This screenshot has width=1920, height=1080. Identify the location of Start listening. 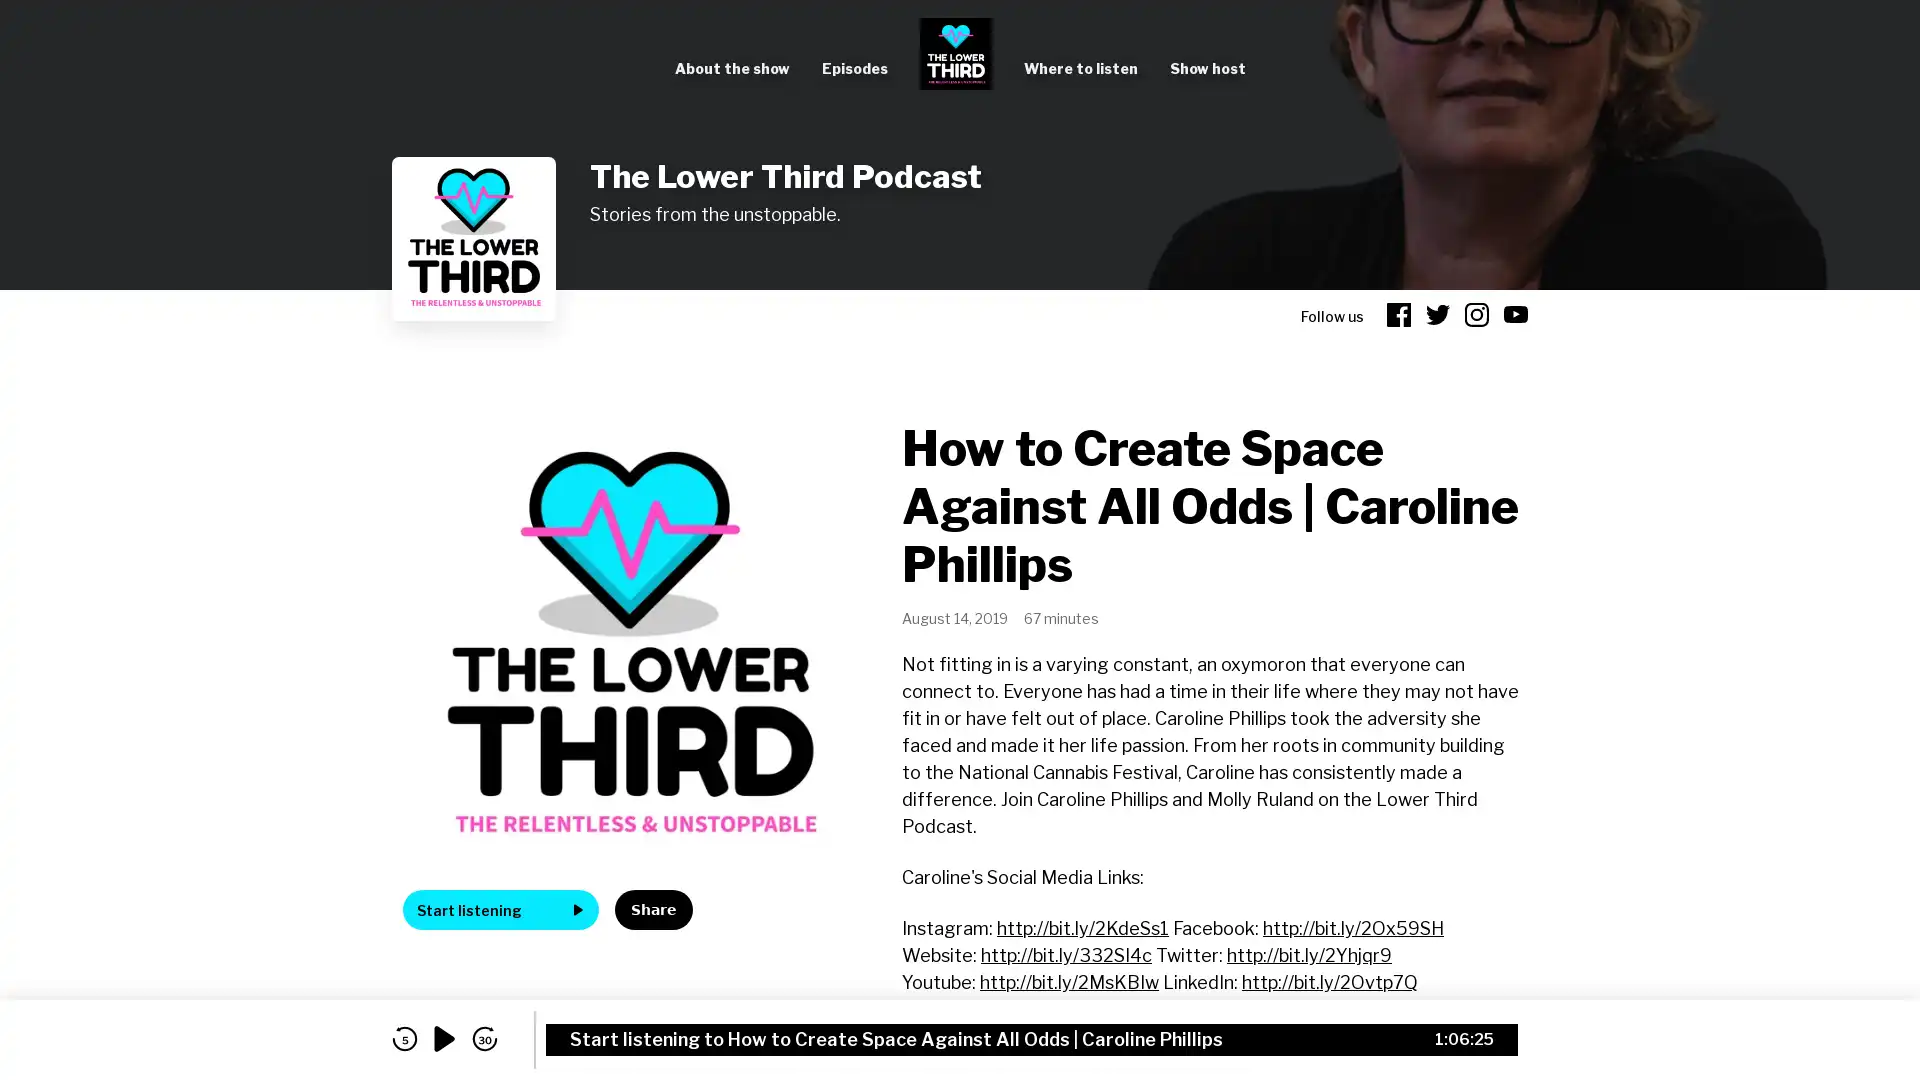
(500, 910).